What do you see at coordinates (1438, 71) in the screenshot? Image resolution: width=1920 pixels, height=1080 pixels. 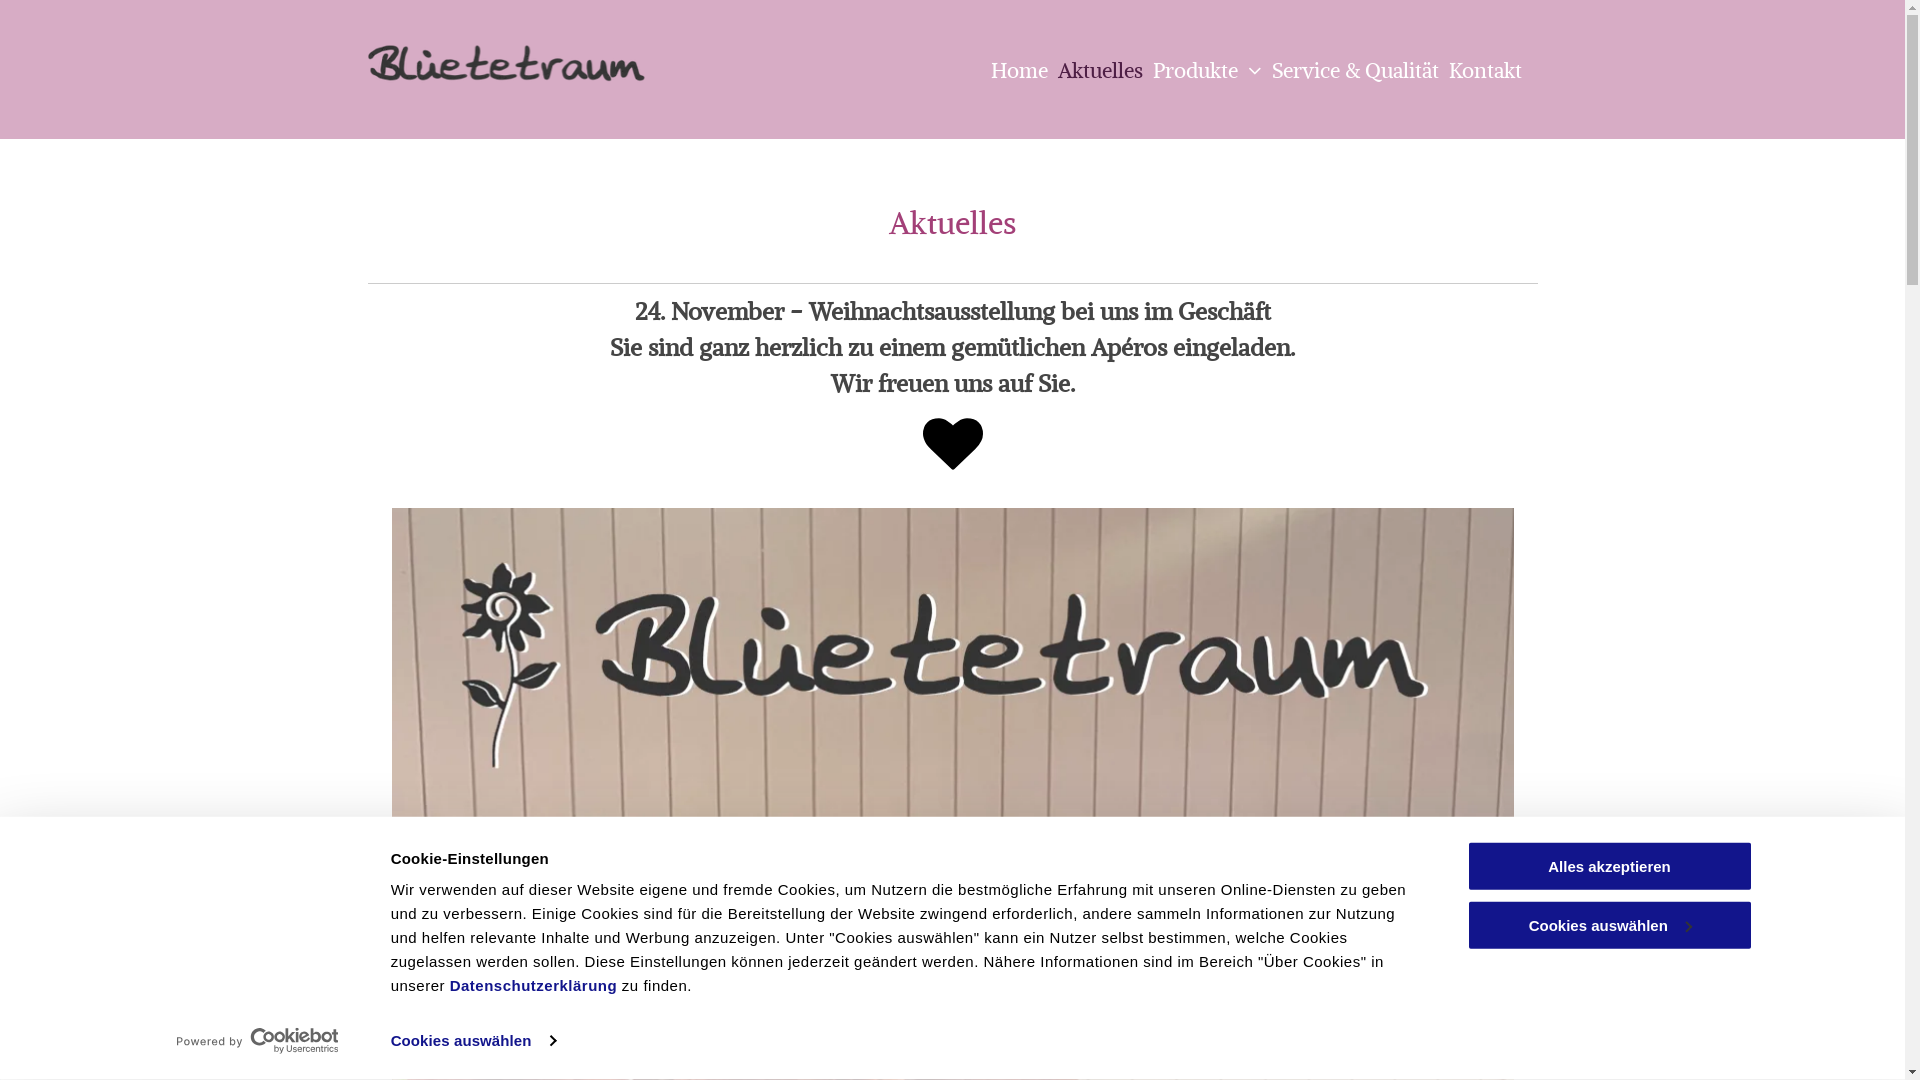 I see `'Kontakt'` at bounding box center [1438, 71].